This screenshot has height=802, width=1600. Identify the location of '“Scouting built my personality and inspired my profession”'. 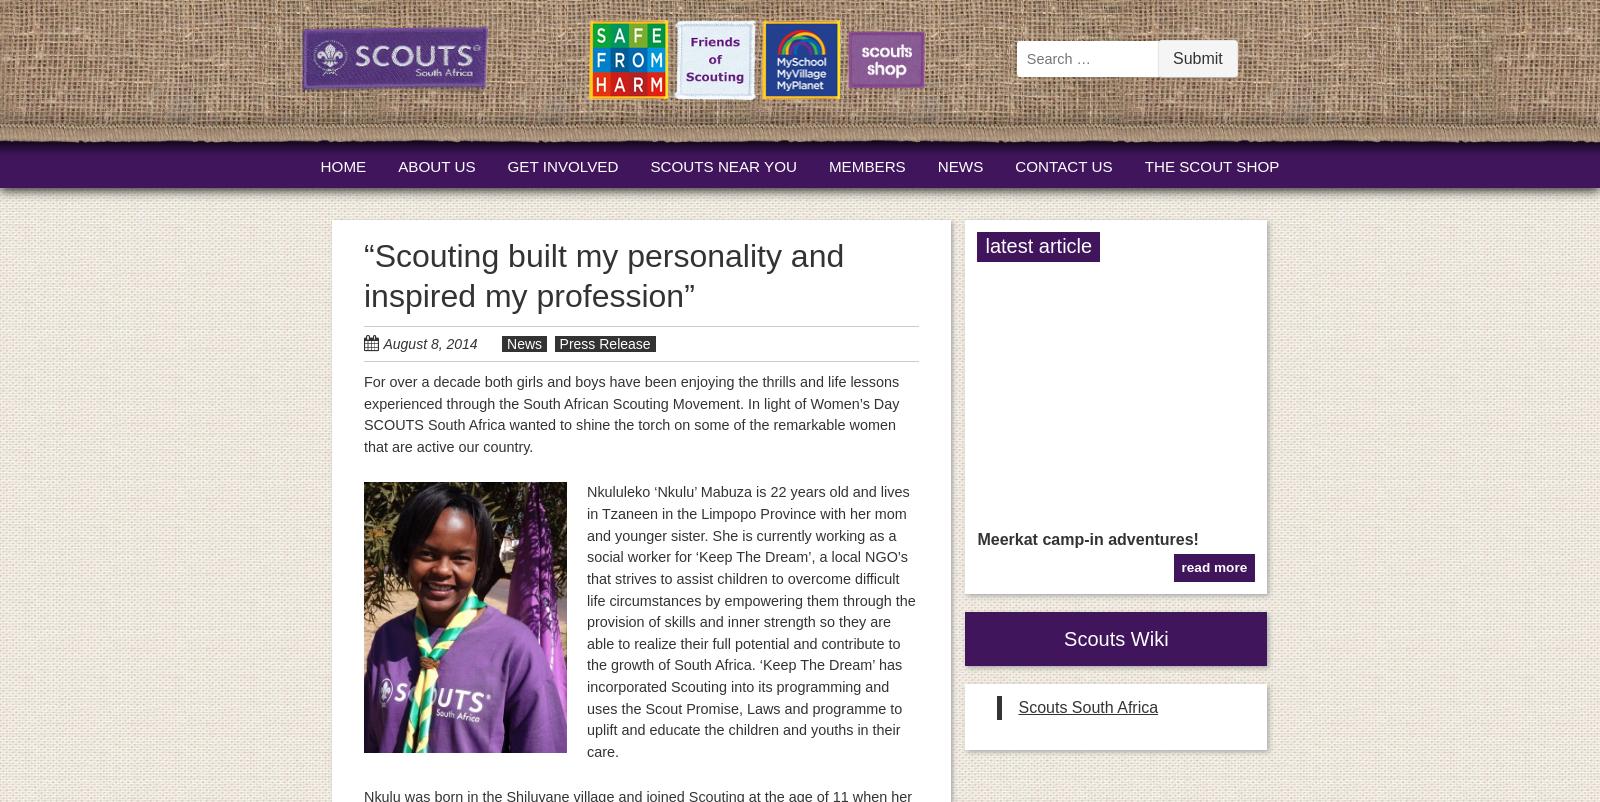
(364, 275).